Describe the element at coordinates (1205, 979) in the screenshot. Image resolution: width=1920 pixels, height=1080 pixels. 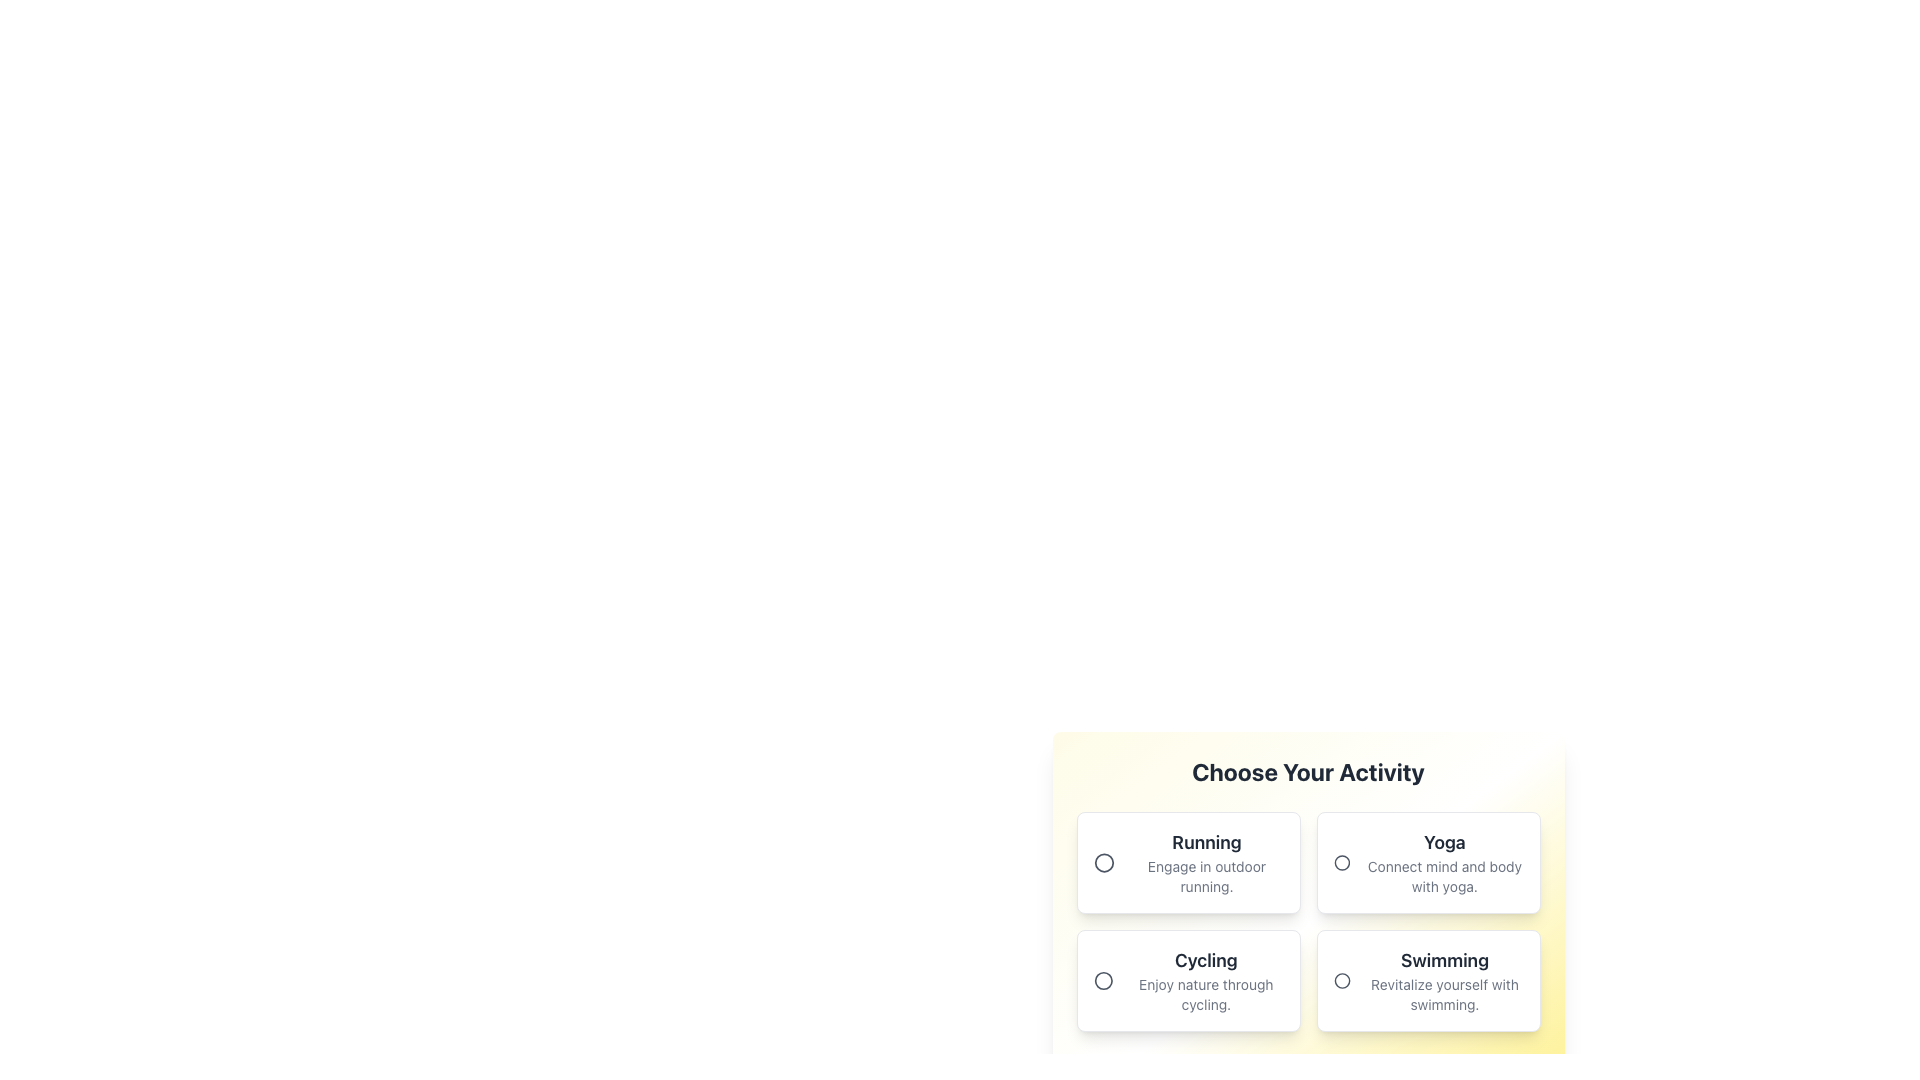
I see `text content of the selectable option labeled 'Cycling' located in the bottom-left section of the activity selection interface` at that location.